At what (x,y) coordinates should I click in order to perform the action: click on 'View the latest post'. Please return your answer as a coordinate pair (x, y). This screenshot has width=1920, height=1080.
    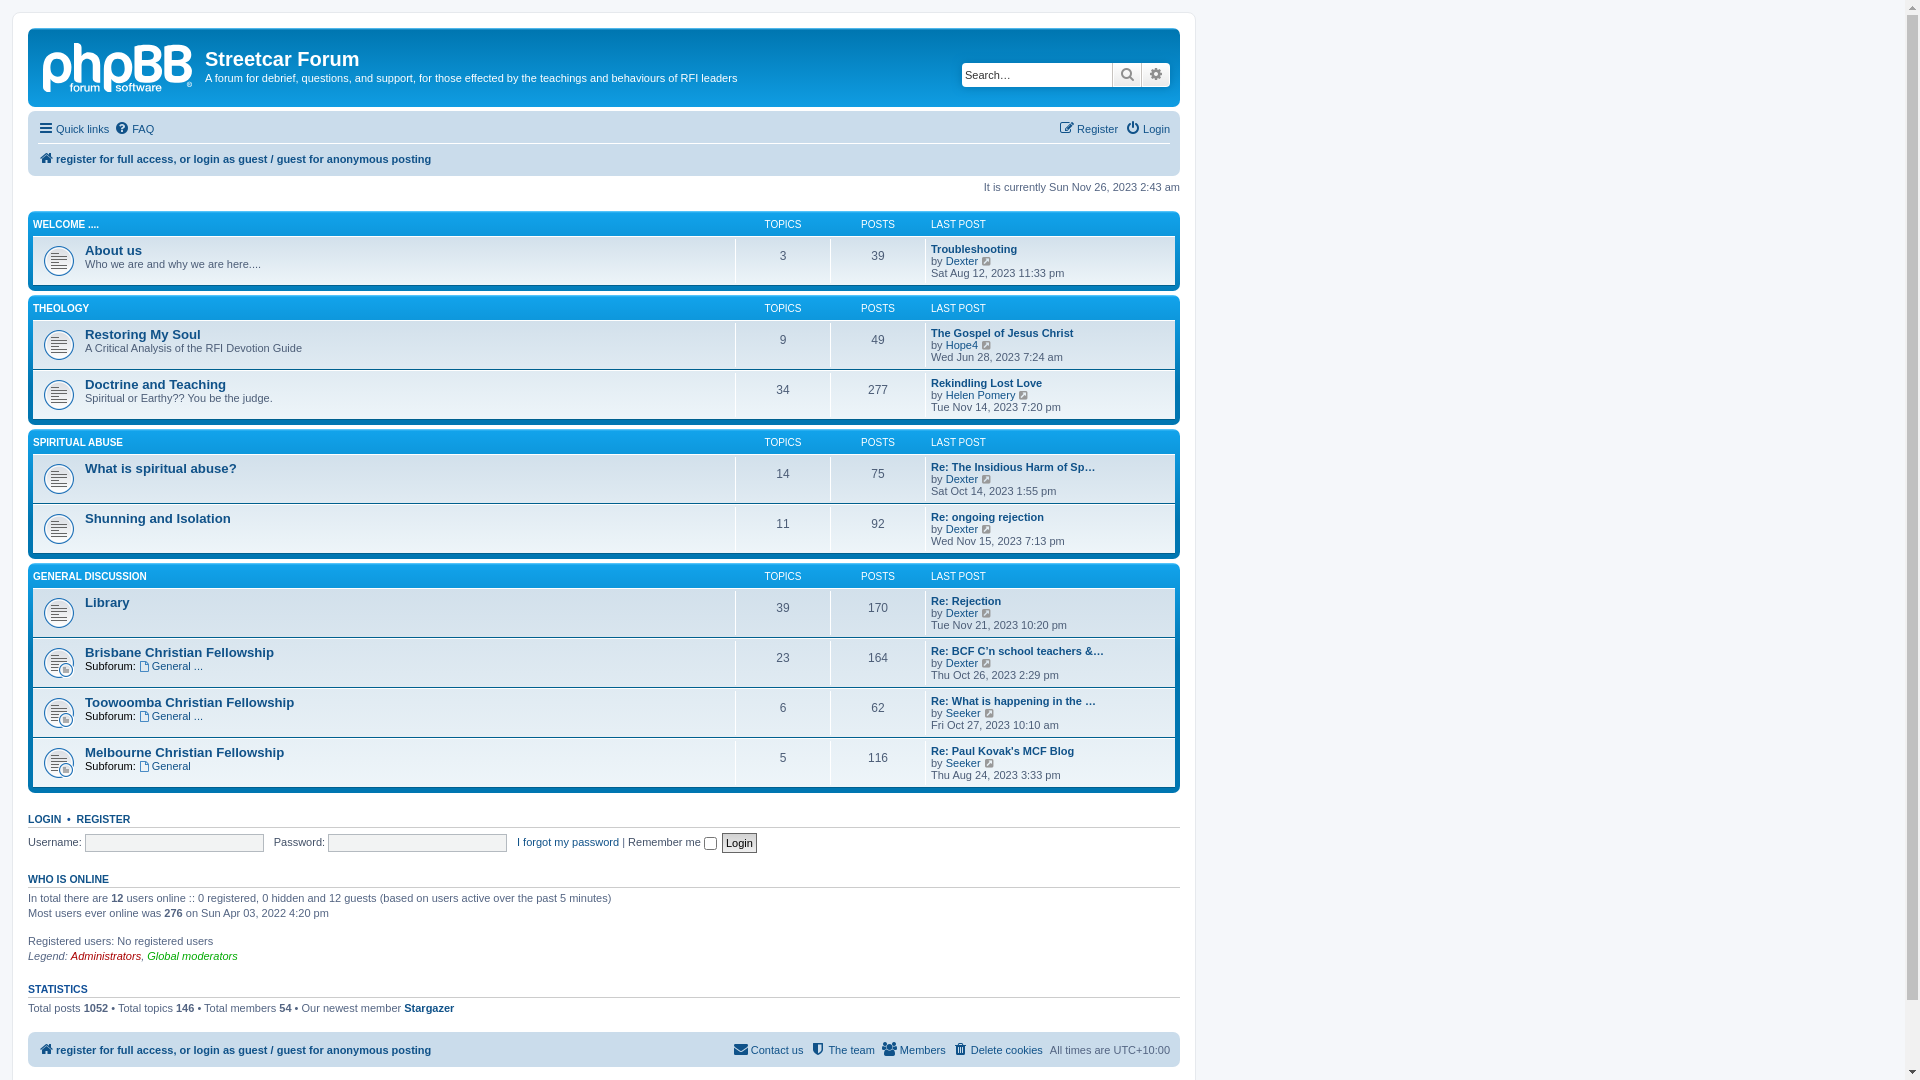
    Looking at the image, I should click on (987, 612).